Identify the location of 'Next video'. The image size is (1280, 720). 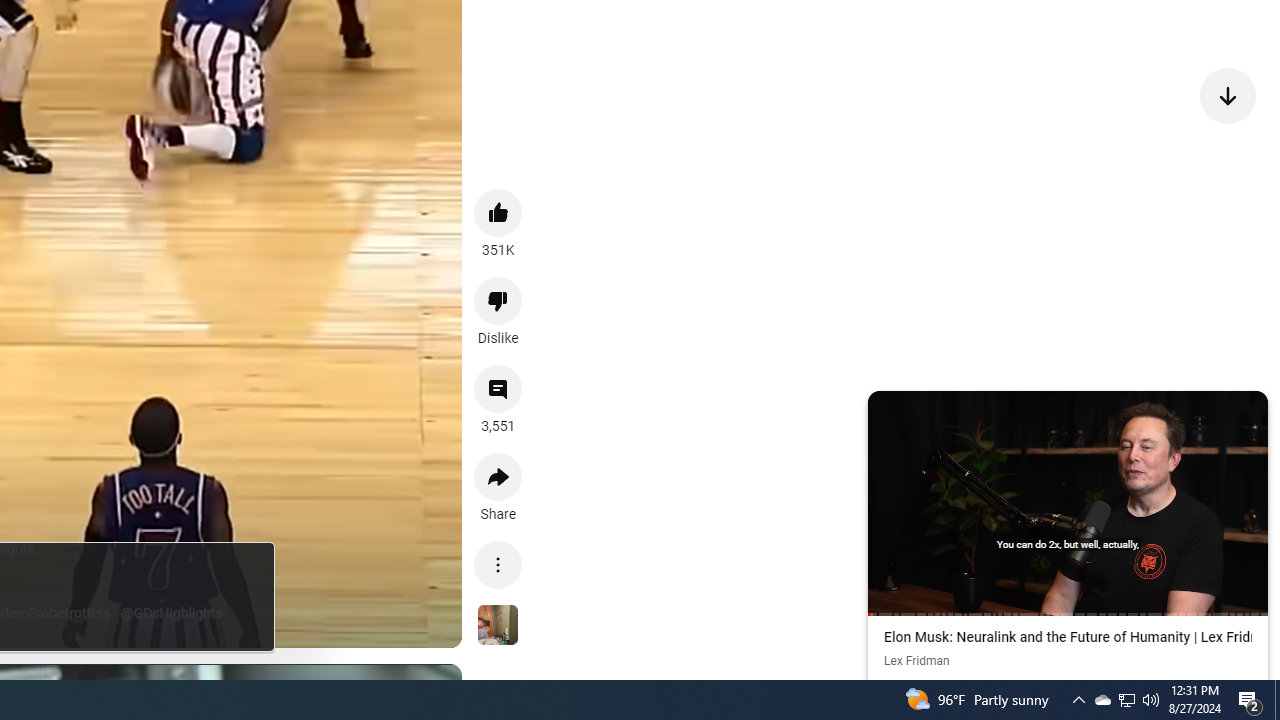
(1227, 95).